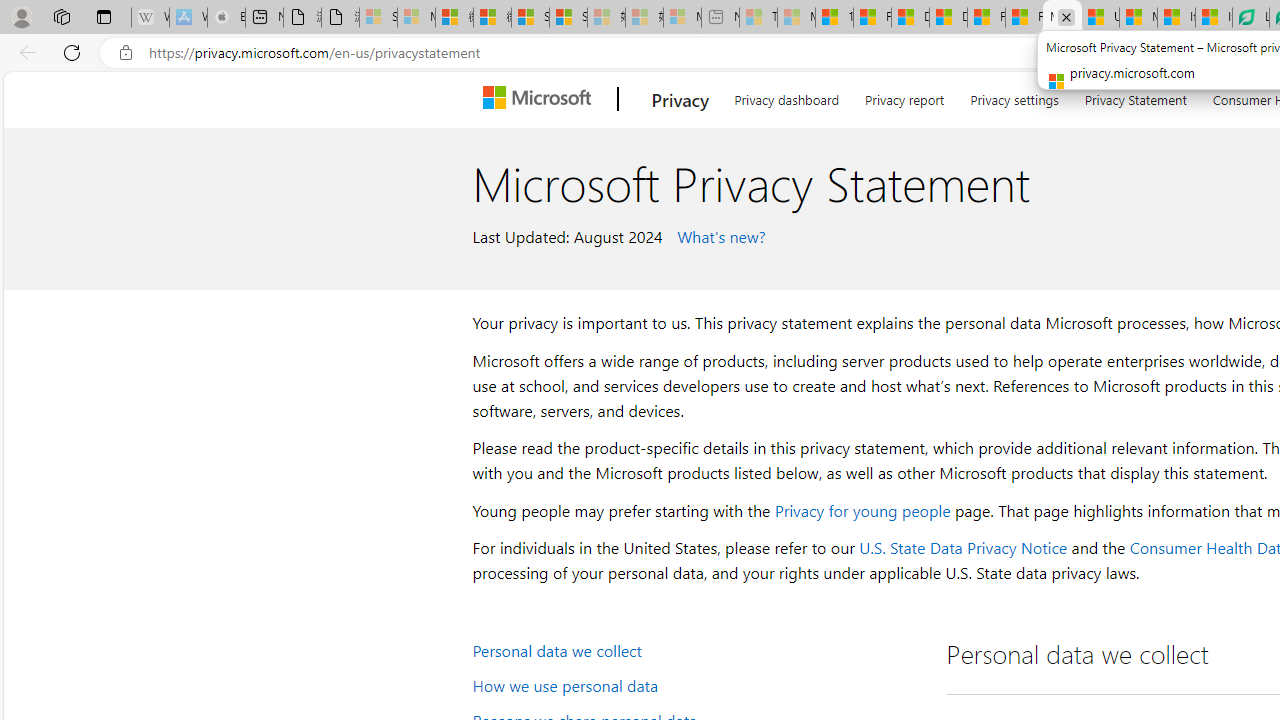 The height and width of the screenshot is (720, 1280). Describe the element at coordinates (225, 17) in the screenshot. I see `'Buy iPad - Apple - Sleeping'` at that location.